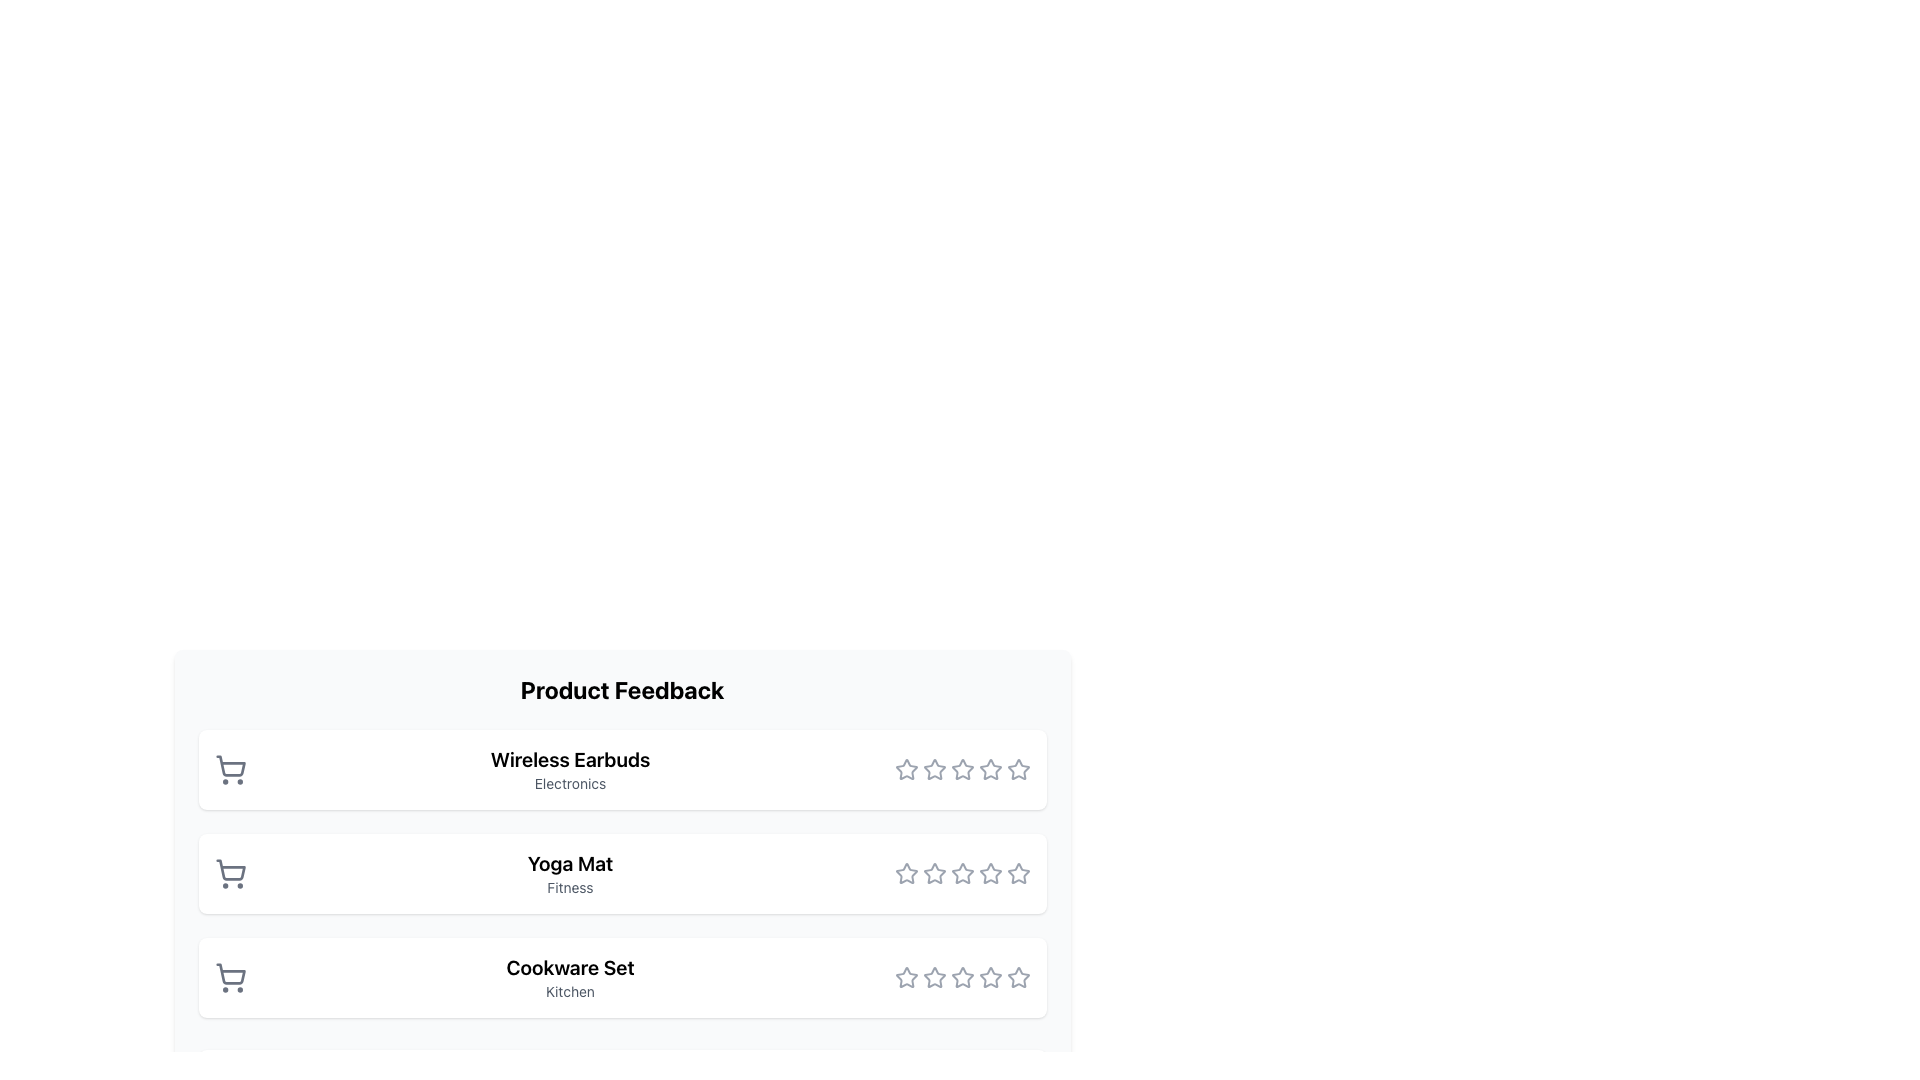 The width and height of the screenshot is (1920, 1080). What do you see at coordinates (569, 991) in the screenshot?
I see `the text label reading 'Kitchen', which is styled in small size font and light gray color, located beneath 'Cookware Set' in the product feedback list` at bounding box center [569, 991].